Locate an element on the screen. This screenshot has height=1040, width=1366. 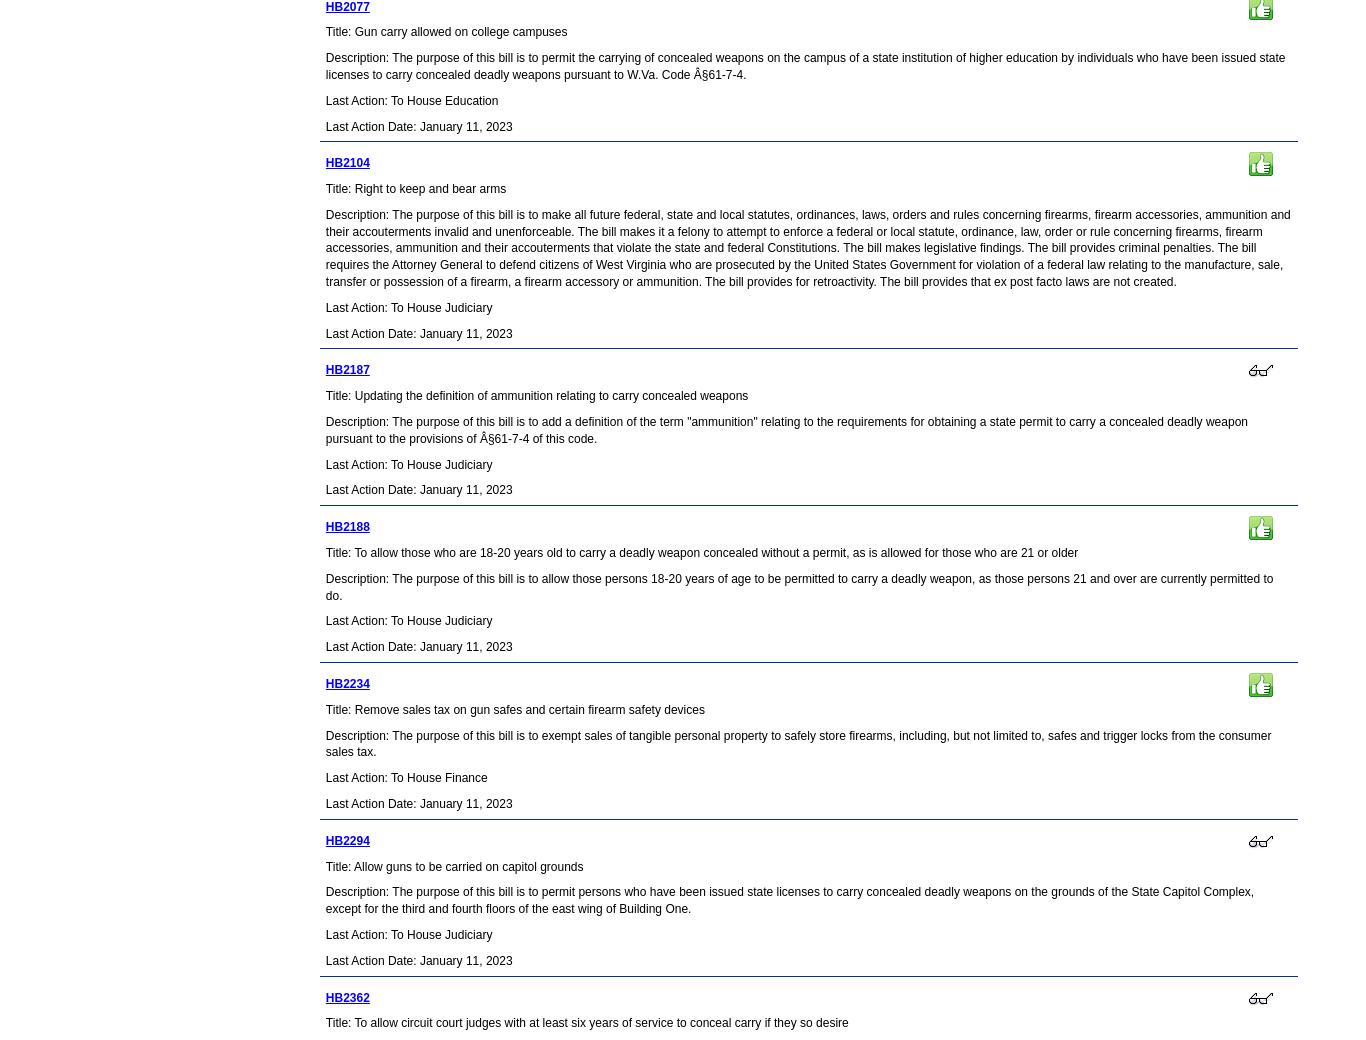
'Title: Updating the definition of ammunition relating to carry concealed weapons' is located at coordinates (536, 396).